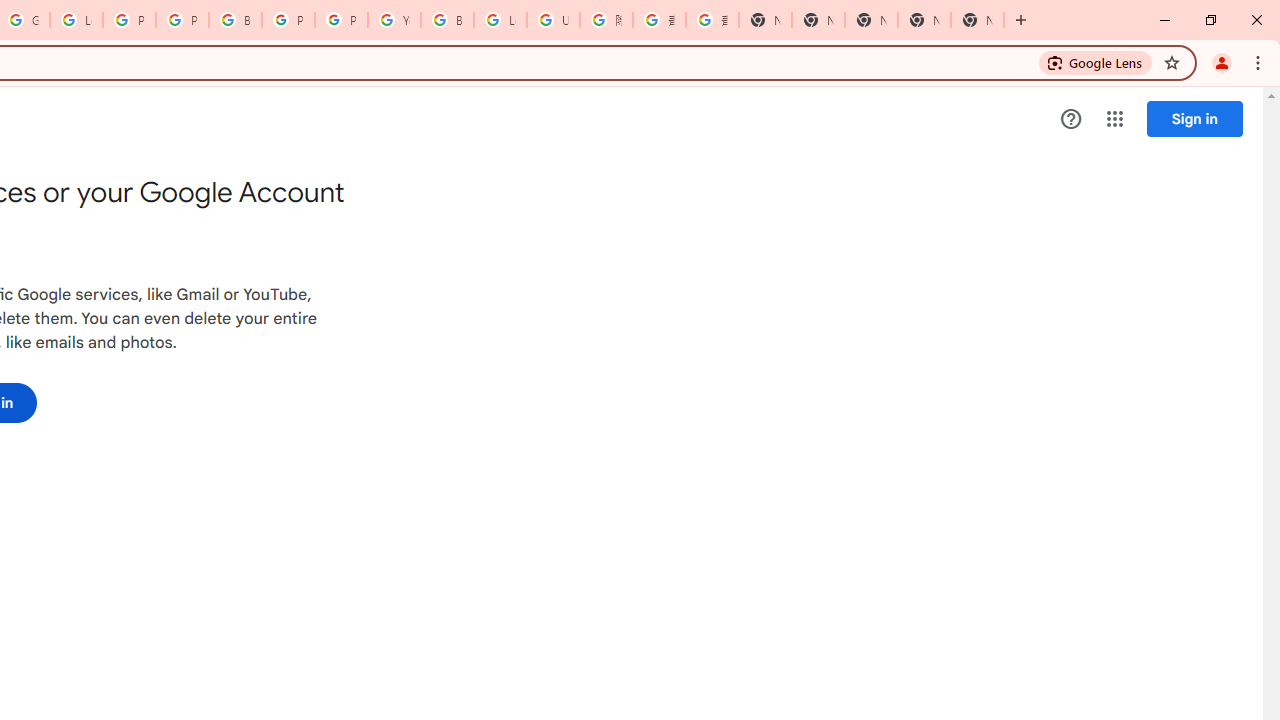  What do you see at coordinates (128, 20) in the screenshot?
I see `'Privacy Help Center - Policies Help'` at bounding box center [128, 20].